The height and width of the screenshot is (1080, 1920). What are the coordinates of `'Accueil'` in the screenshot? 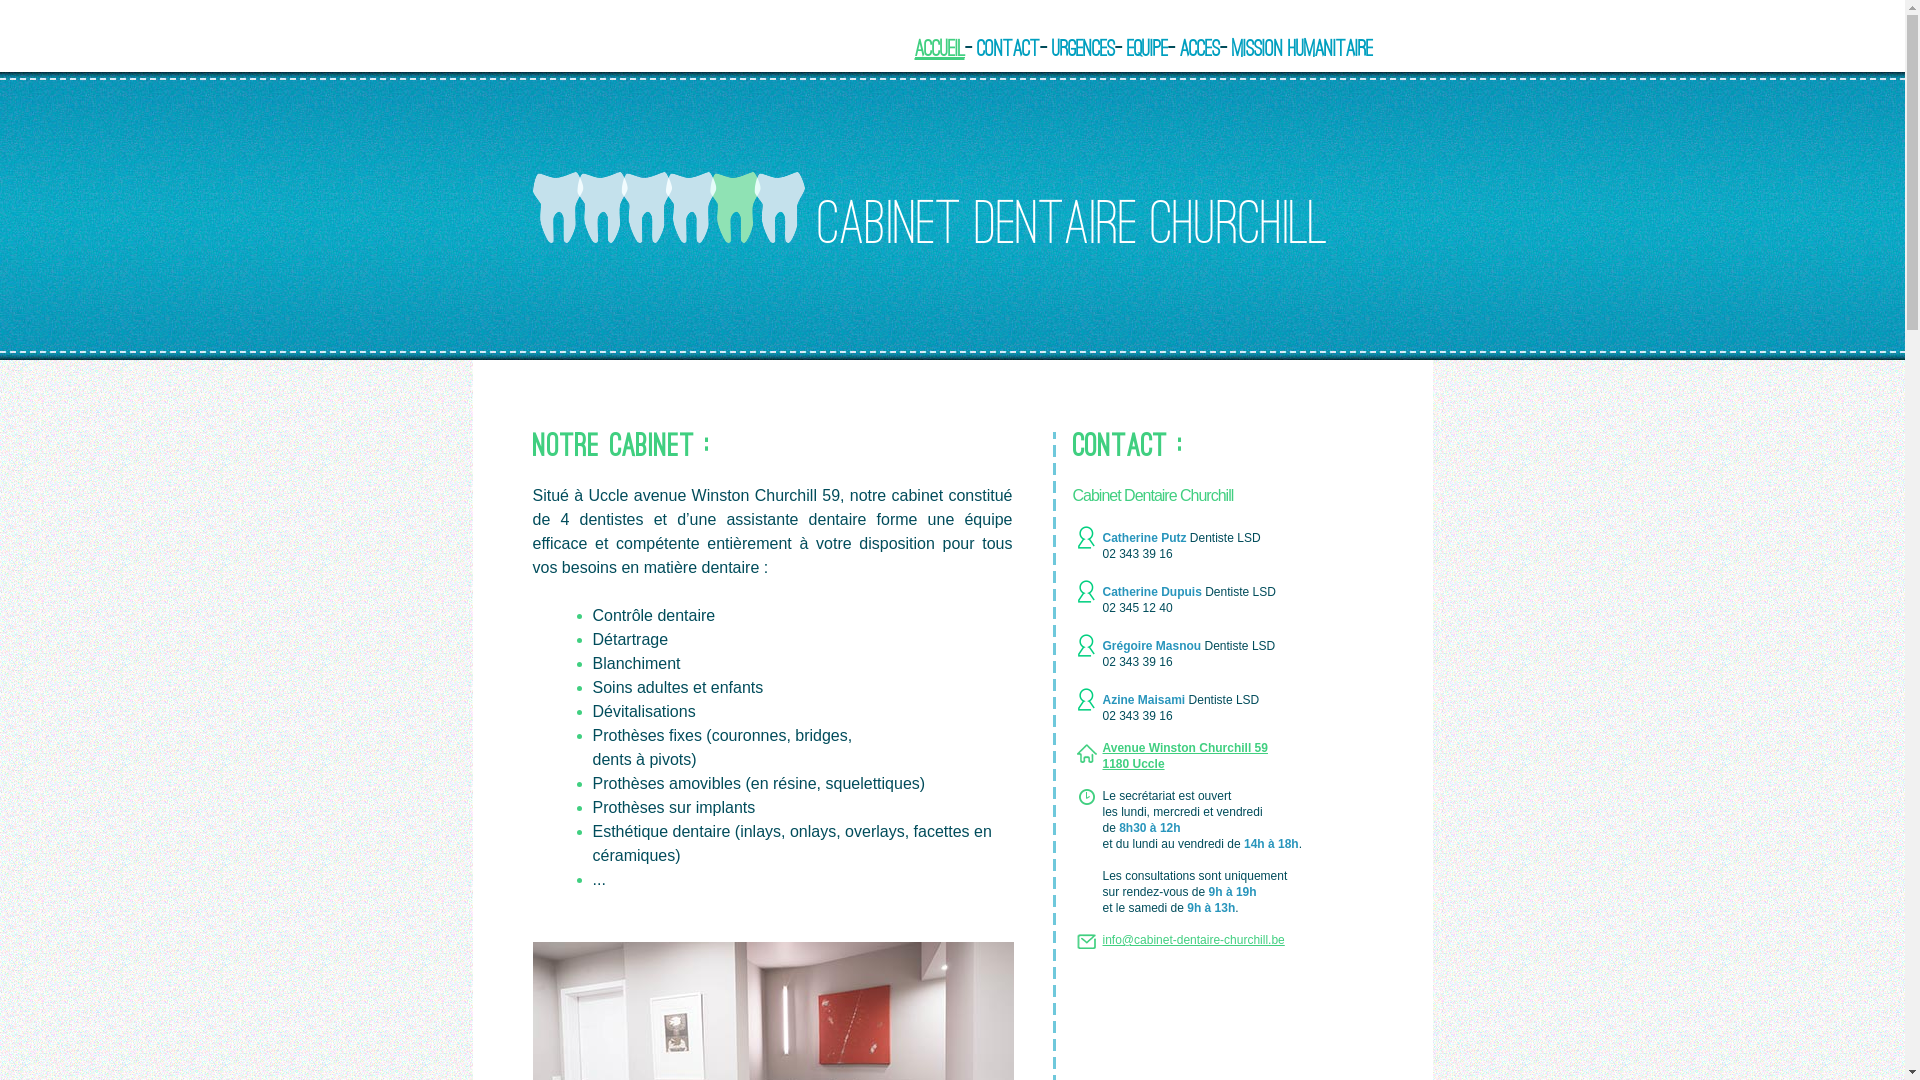 It's located at (938, 48).